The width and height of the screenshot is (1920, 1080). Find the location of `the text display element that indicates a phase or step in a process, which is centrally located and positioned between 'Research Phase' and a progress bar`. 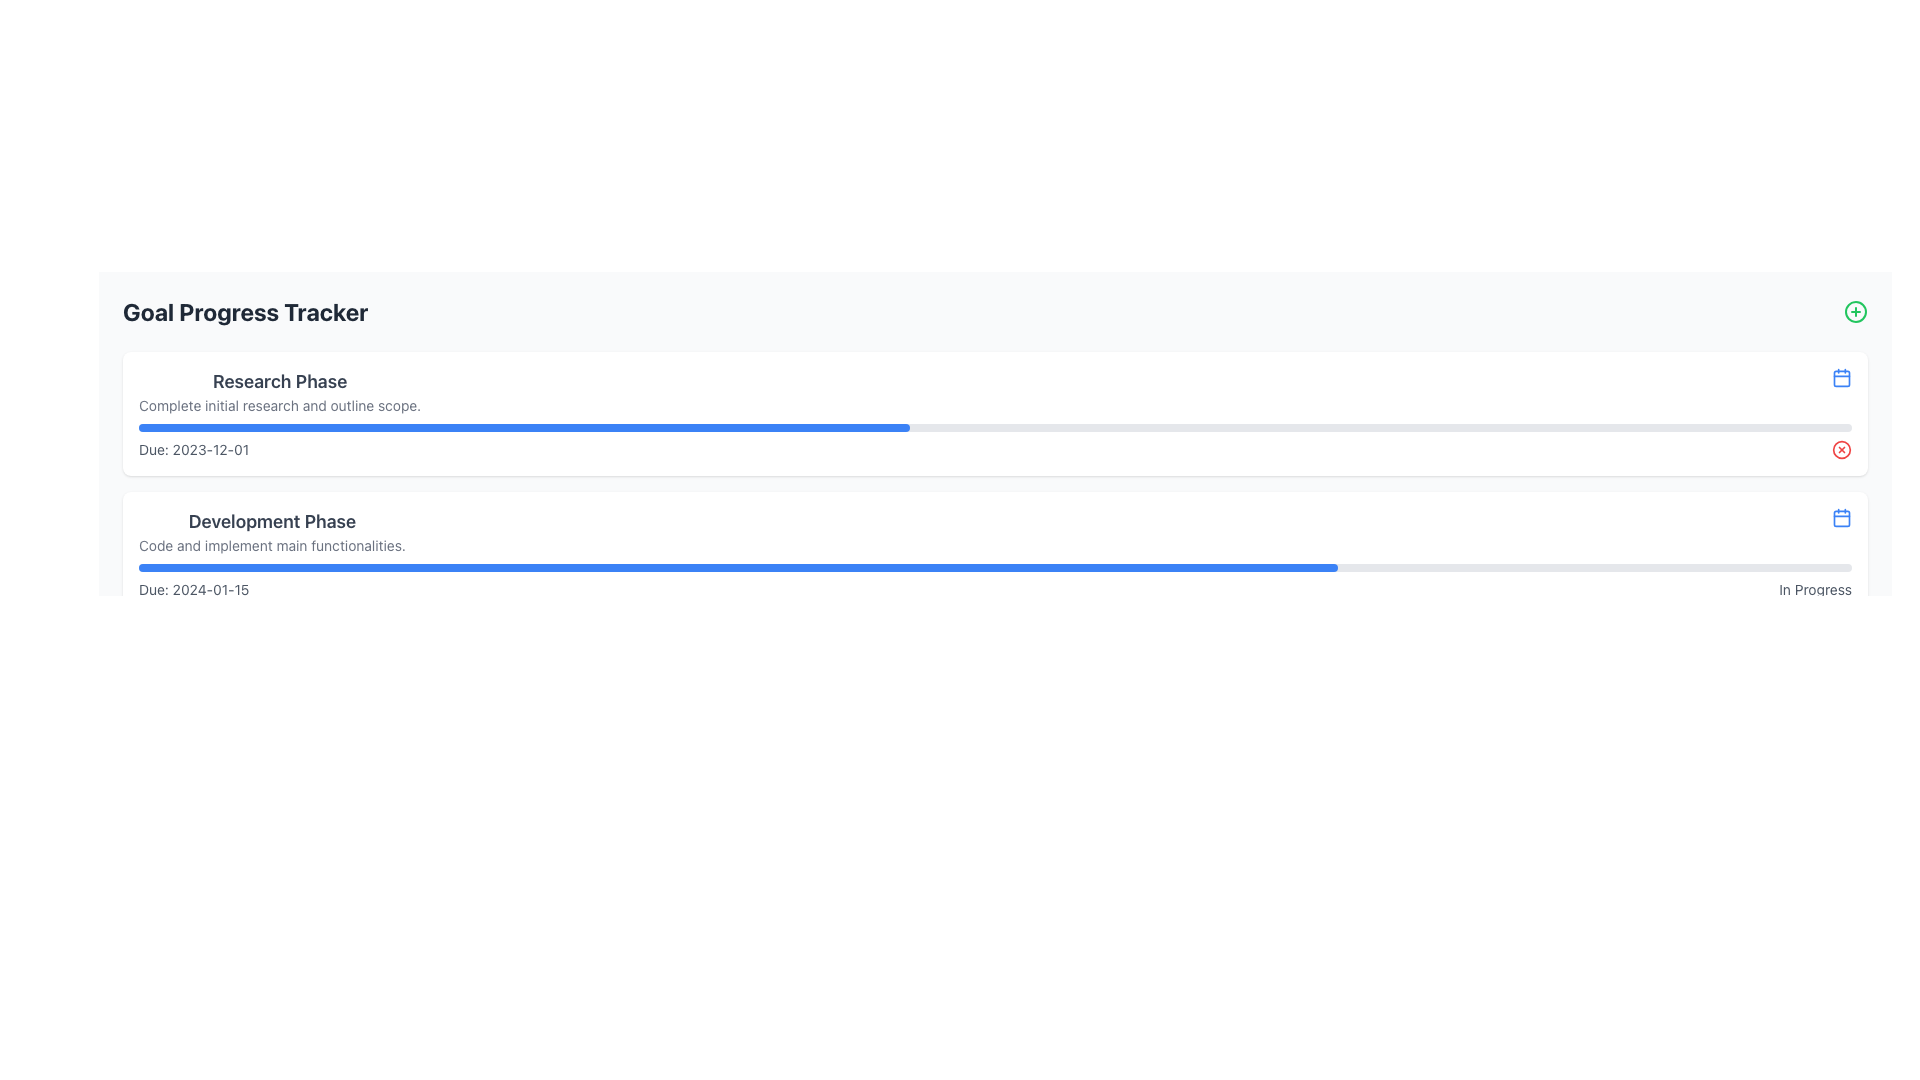

the text display element that indicates a phase or step in a process, which is centrally located and positioned between 'Research Phase' and a progress bar is located at coordinates (271, 531).